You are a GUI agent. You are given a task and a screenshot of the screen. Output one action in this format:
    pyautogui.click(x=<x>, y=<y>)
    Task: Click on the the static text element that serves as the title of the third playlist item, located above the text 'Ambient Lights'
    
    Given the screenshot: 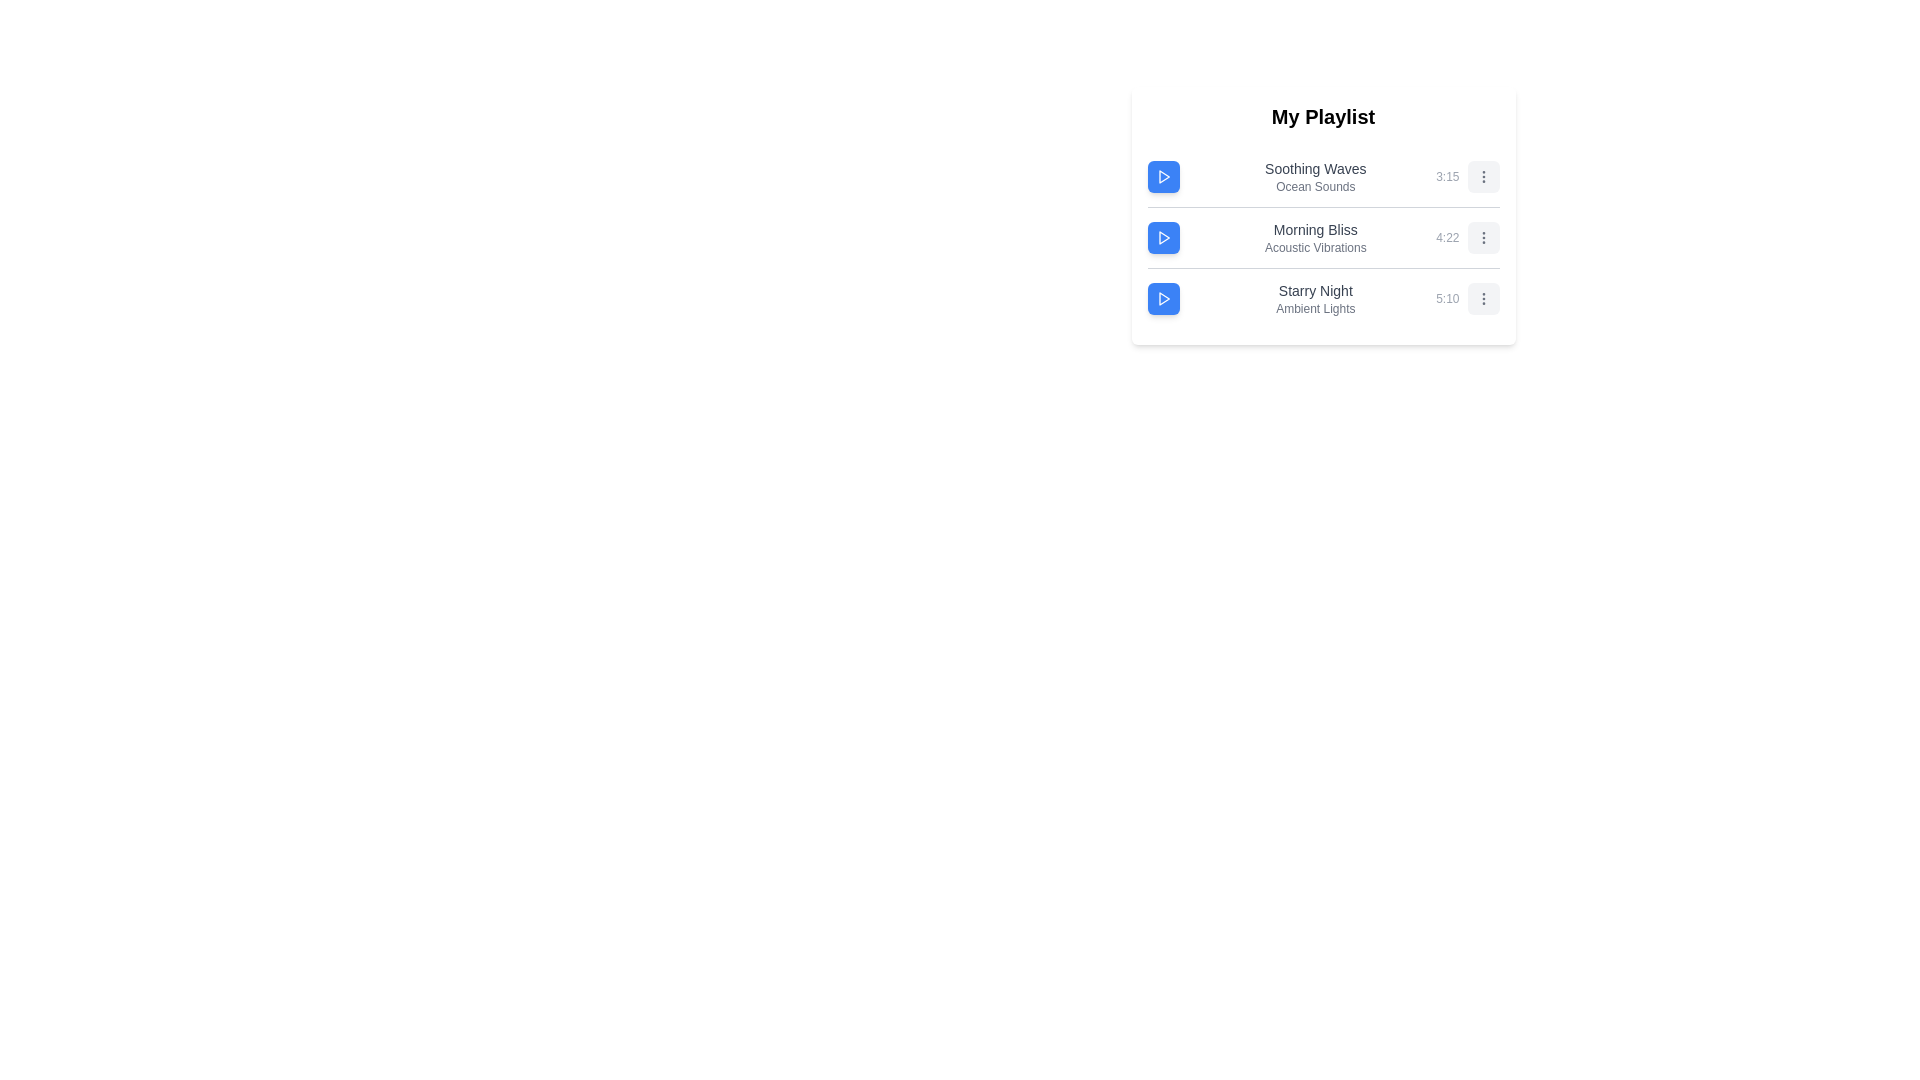 What is the action you would take?
    pyautogui.click(x=1315, y=290)
    